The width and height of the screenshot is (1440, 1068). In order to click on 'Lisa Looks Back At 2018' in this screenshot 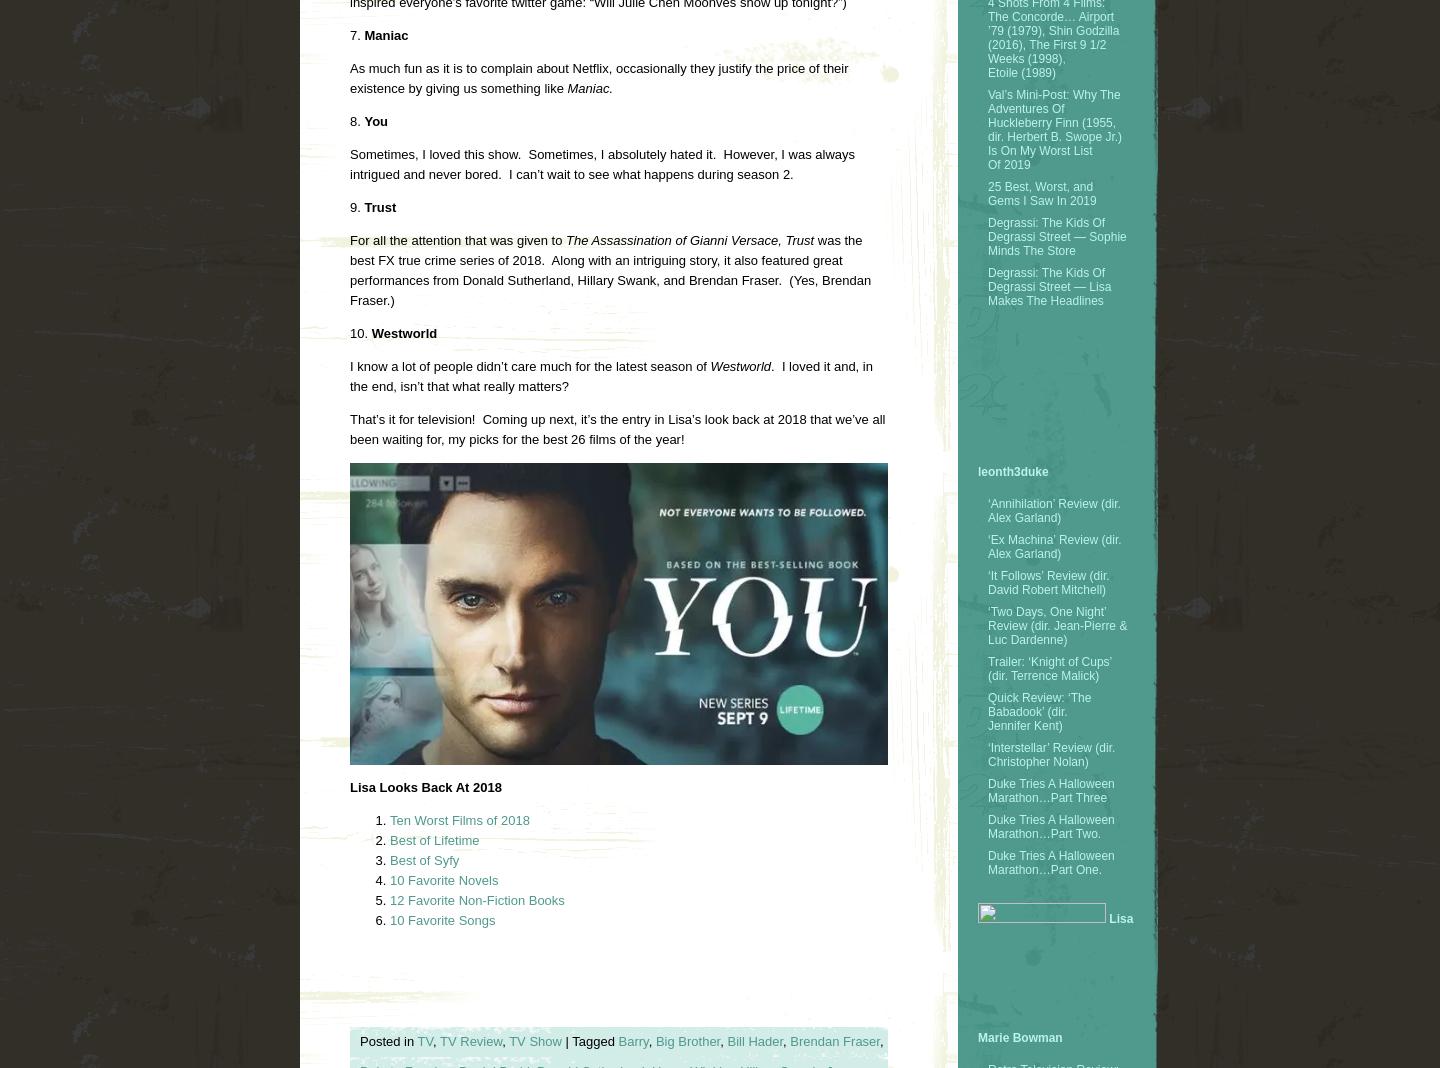, I will do `click(350, 787)`.